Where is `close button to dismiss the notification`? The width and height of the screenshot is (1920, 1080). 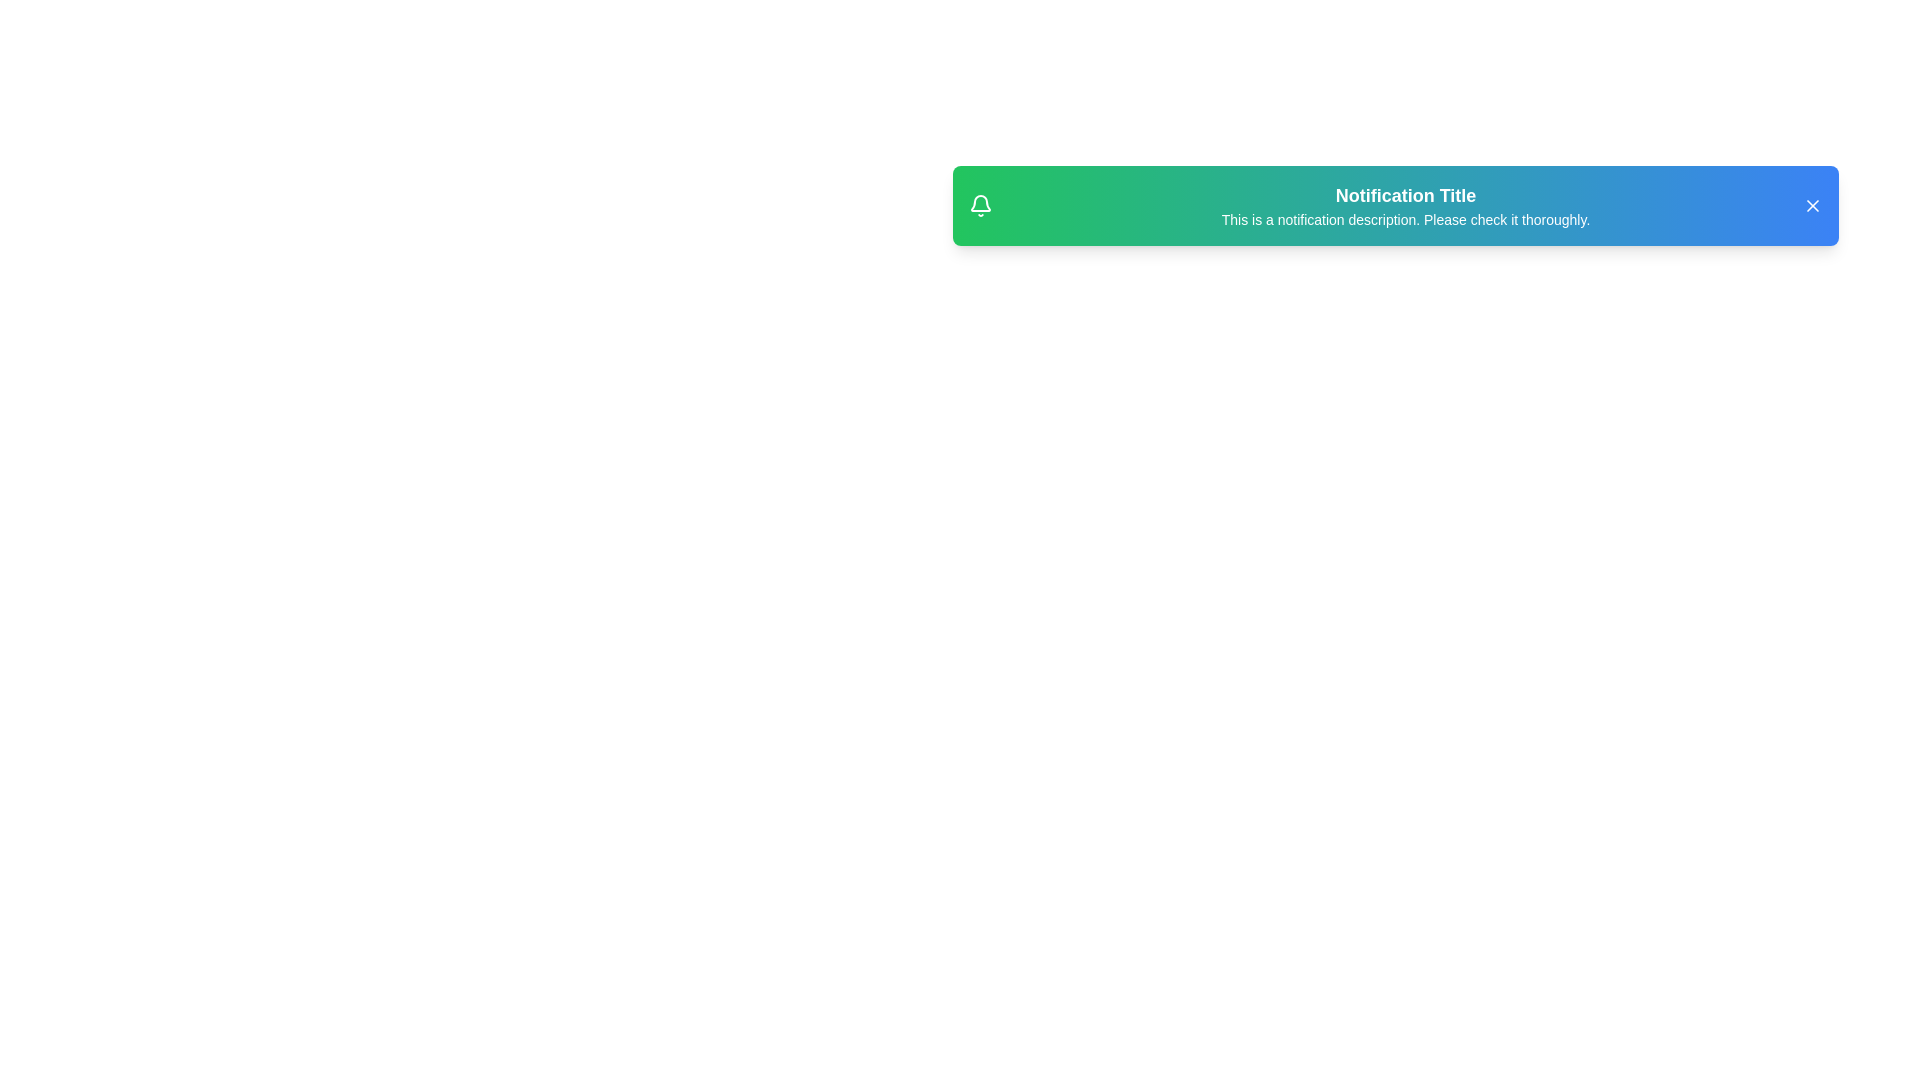 close button to dismiss the notification is located at coordinates (1813, 205).